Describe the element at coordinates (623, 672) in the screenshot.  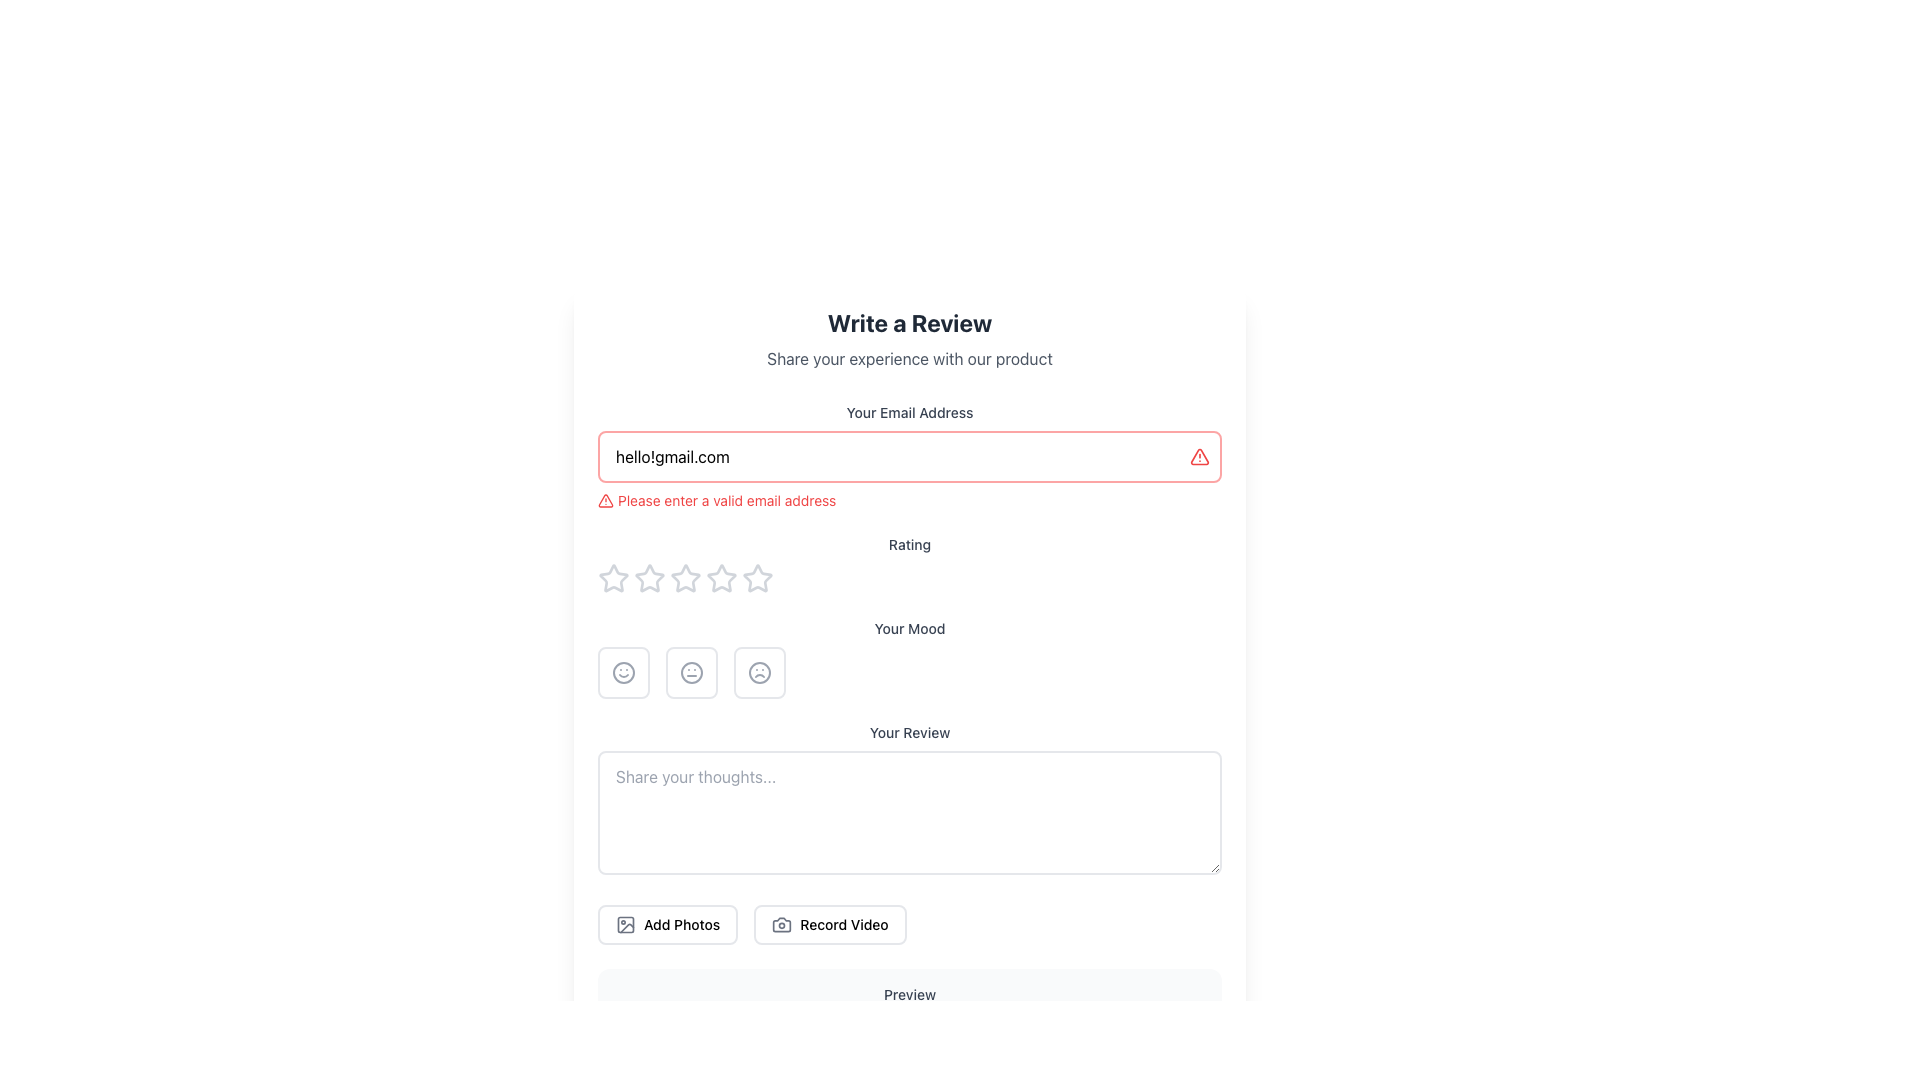
I see `the mood icon component within the SVG that allows the user to select an emotional state for feedback` at that location.